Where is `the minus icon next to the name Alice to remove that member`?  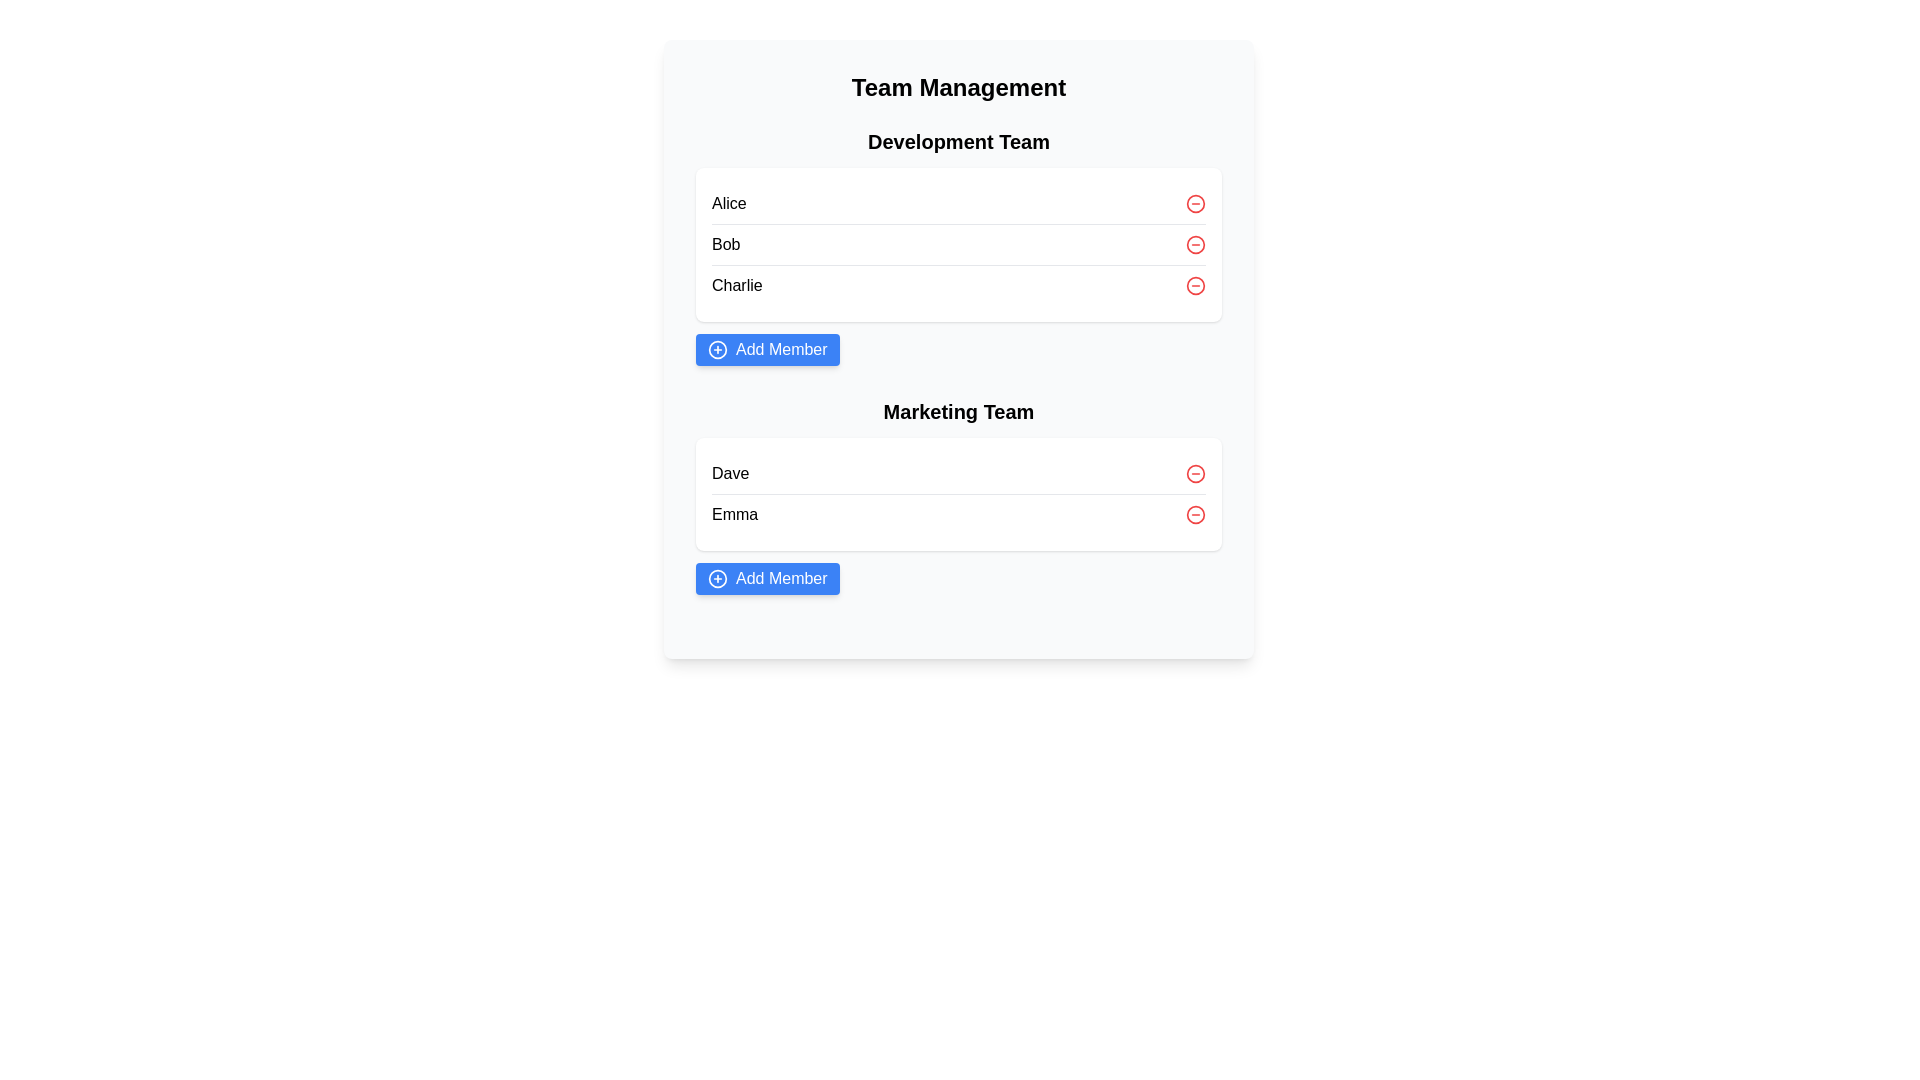
the minus icon next to the name Alice to remove that member is located at coordinates (1195, 204).